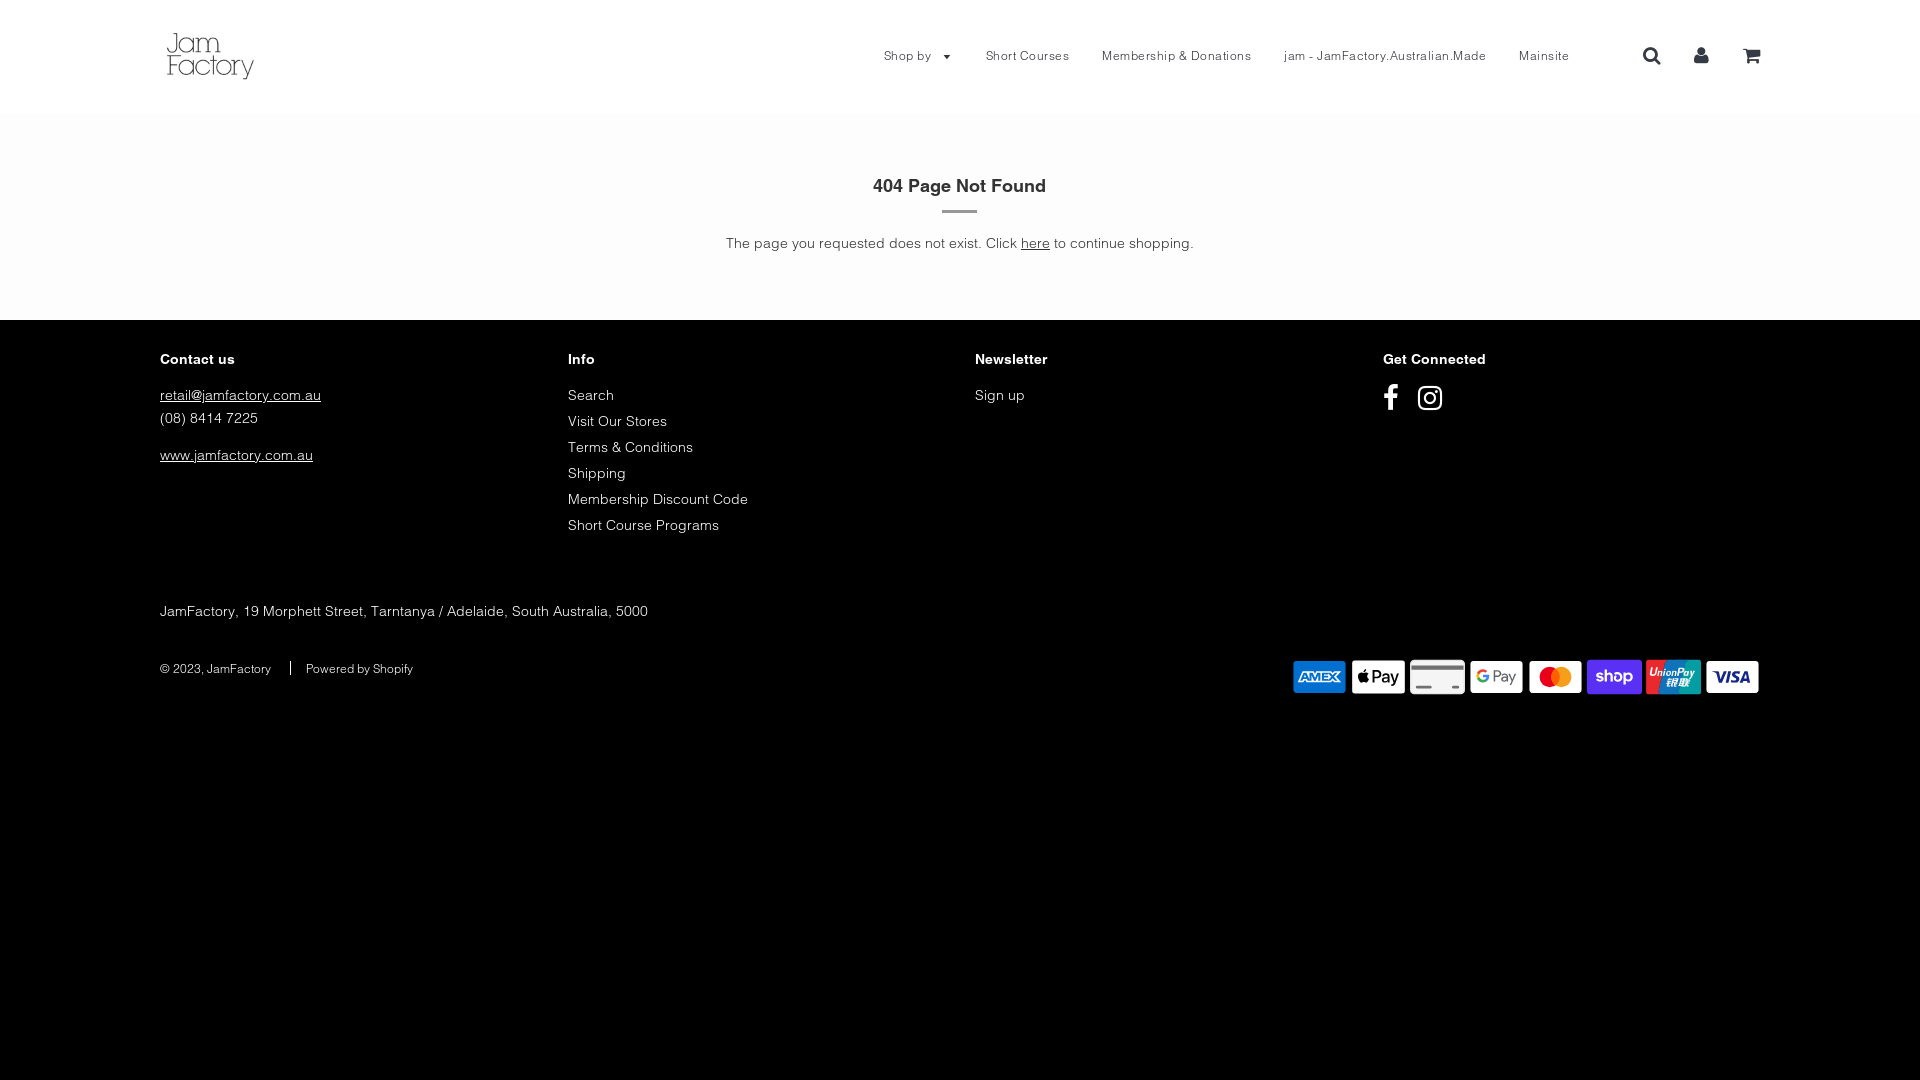 Image resolution: width=1920 pixels, height=1080 pixels. What do you see at coordinates (657, 497) in the screenshot?
I see `'Membership Discount Code'` at bounding box center [657, 497].